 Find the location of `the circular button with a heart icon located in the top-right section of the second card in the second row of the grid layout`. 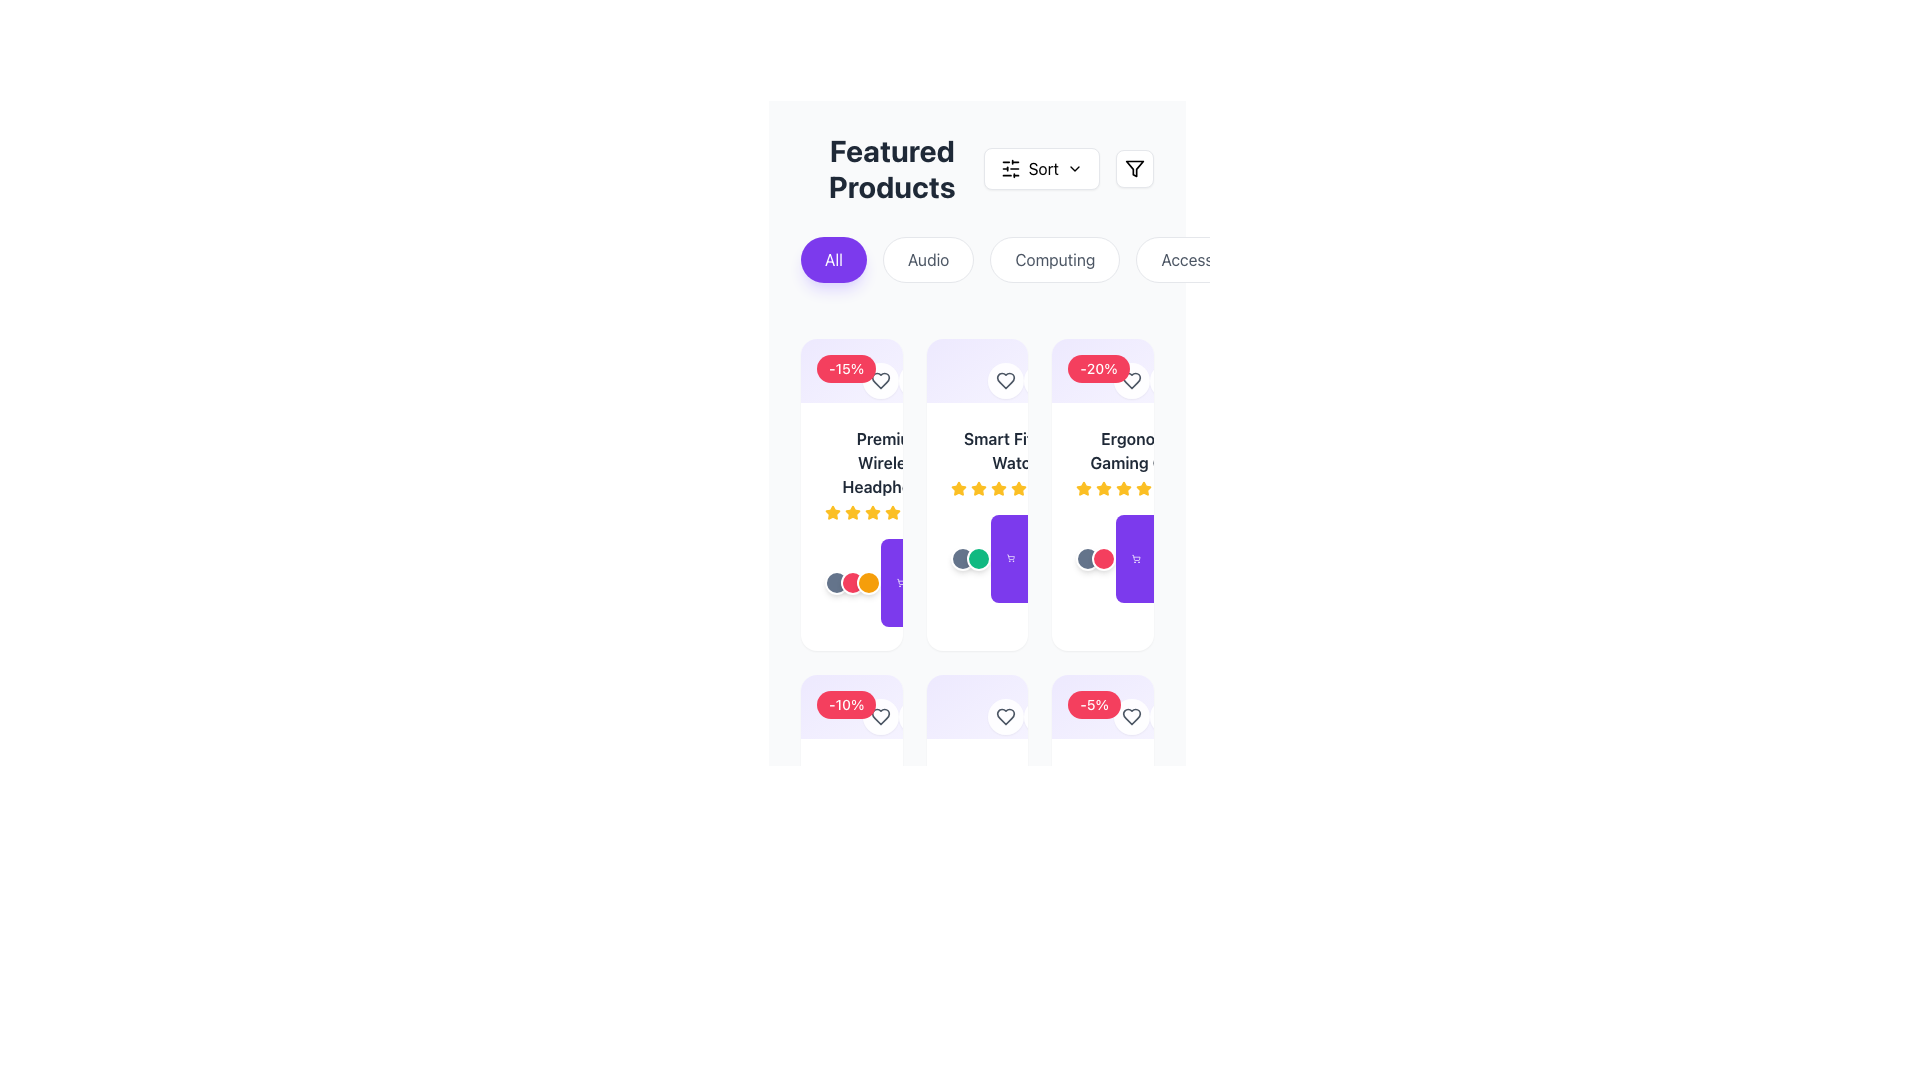

the circular button with a heart icon located in the top-right section of the second card in the second row of the grid layout is located at coordinates (1006, 716).